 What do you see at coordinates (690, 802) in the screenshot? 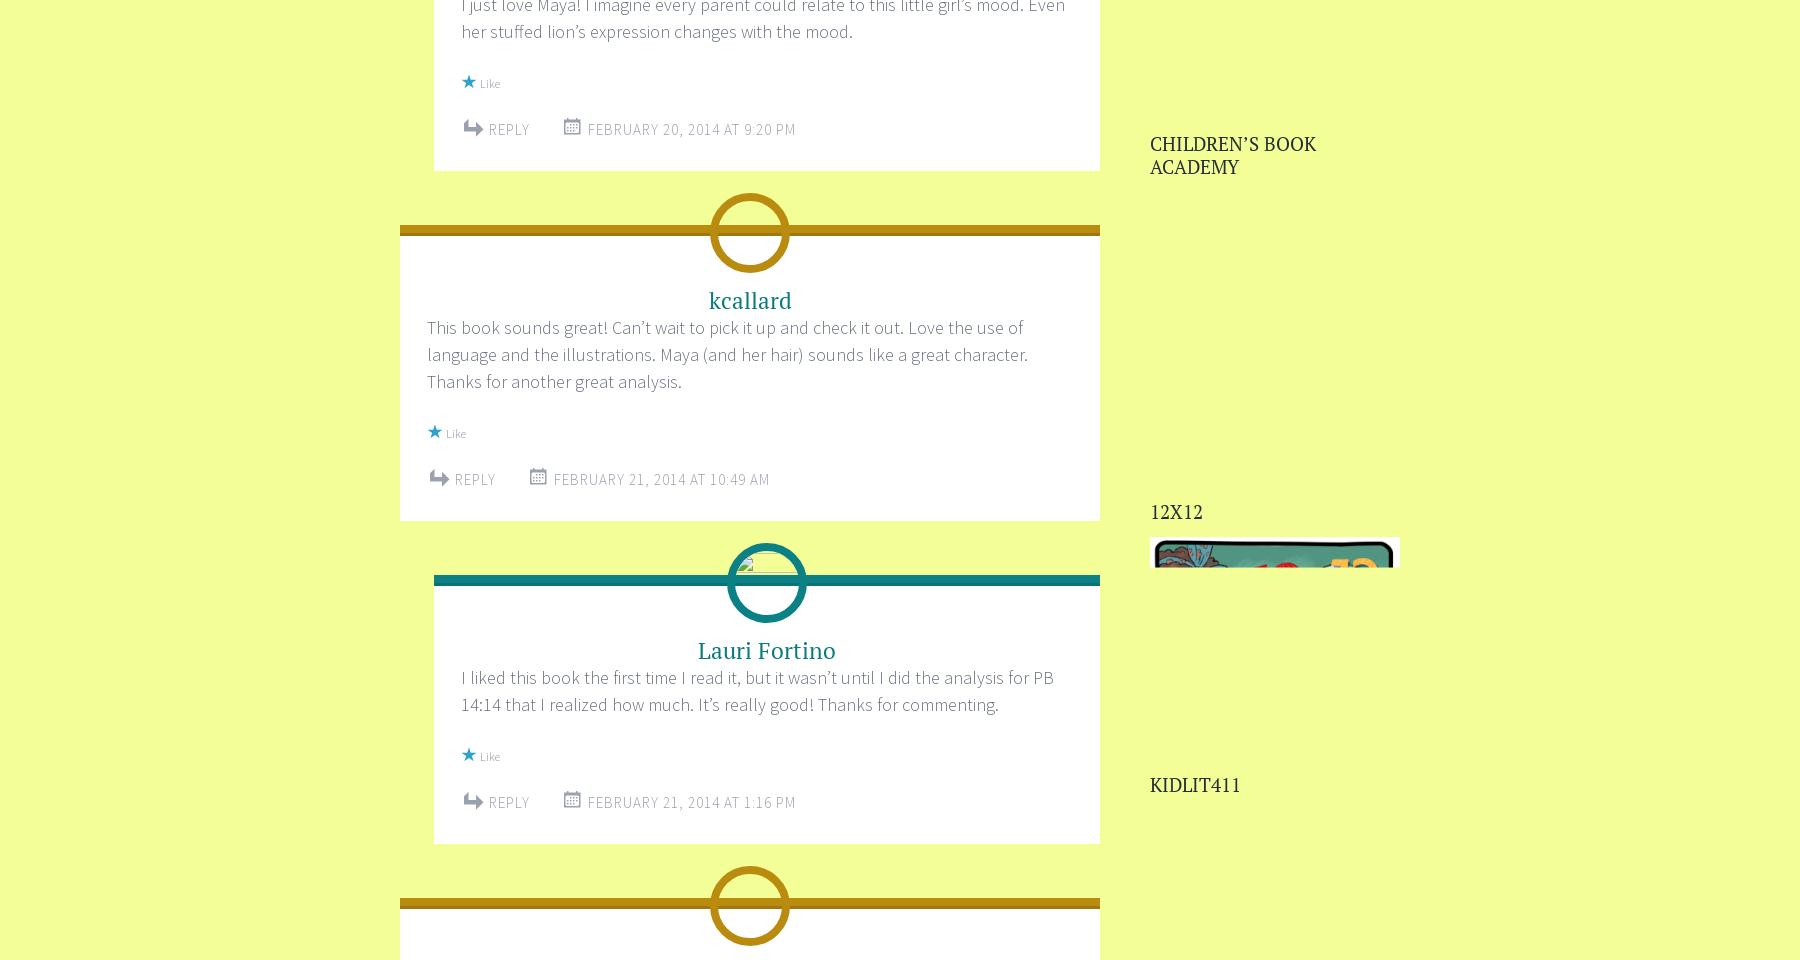
I see `'February 21, 2014 at 1:16 PM'` at bounding box center [690, 802].